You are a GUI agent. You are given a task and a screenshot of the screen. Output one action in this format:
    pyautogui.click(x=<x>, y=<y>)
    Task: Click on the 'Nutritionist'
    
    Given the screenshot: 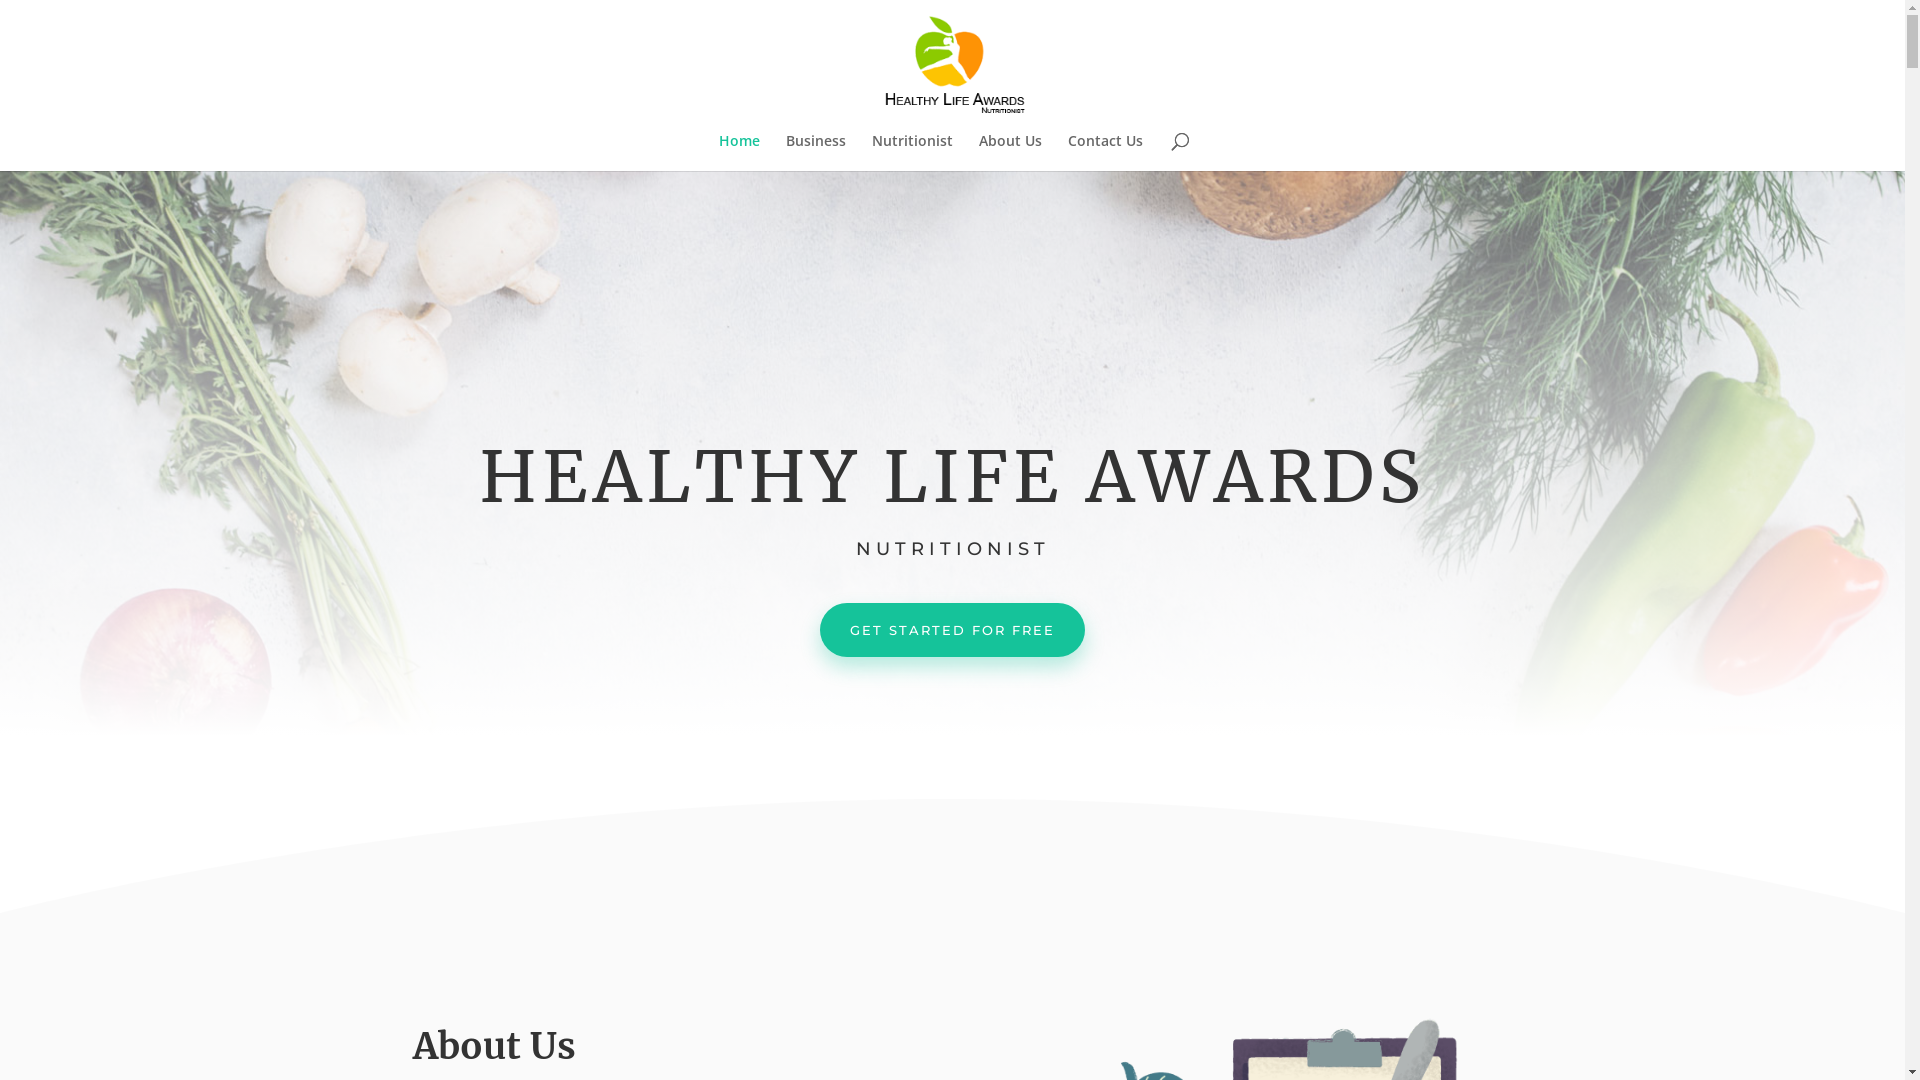 What is the action you would take?
    pyautogui.click(x=911, y=151)
    